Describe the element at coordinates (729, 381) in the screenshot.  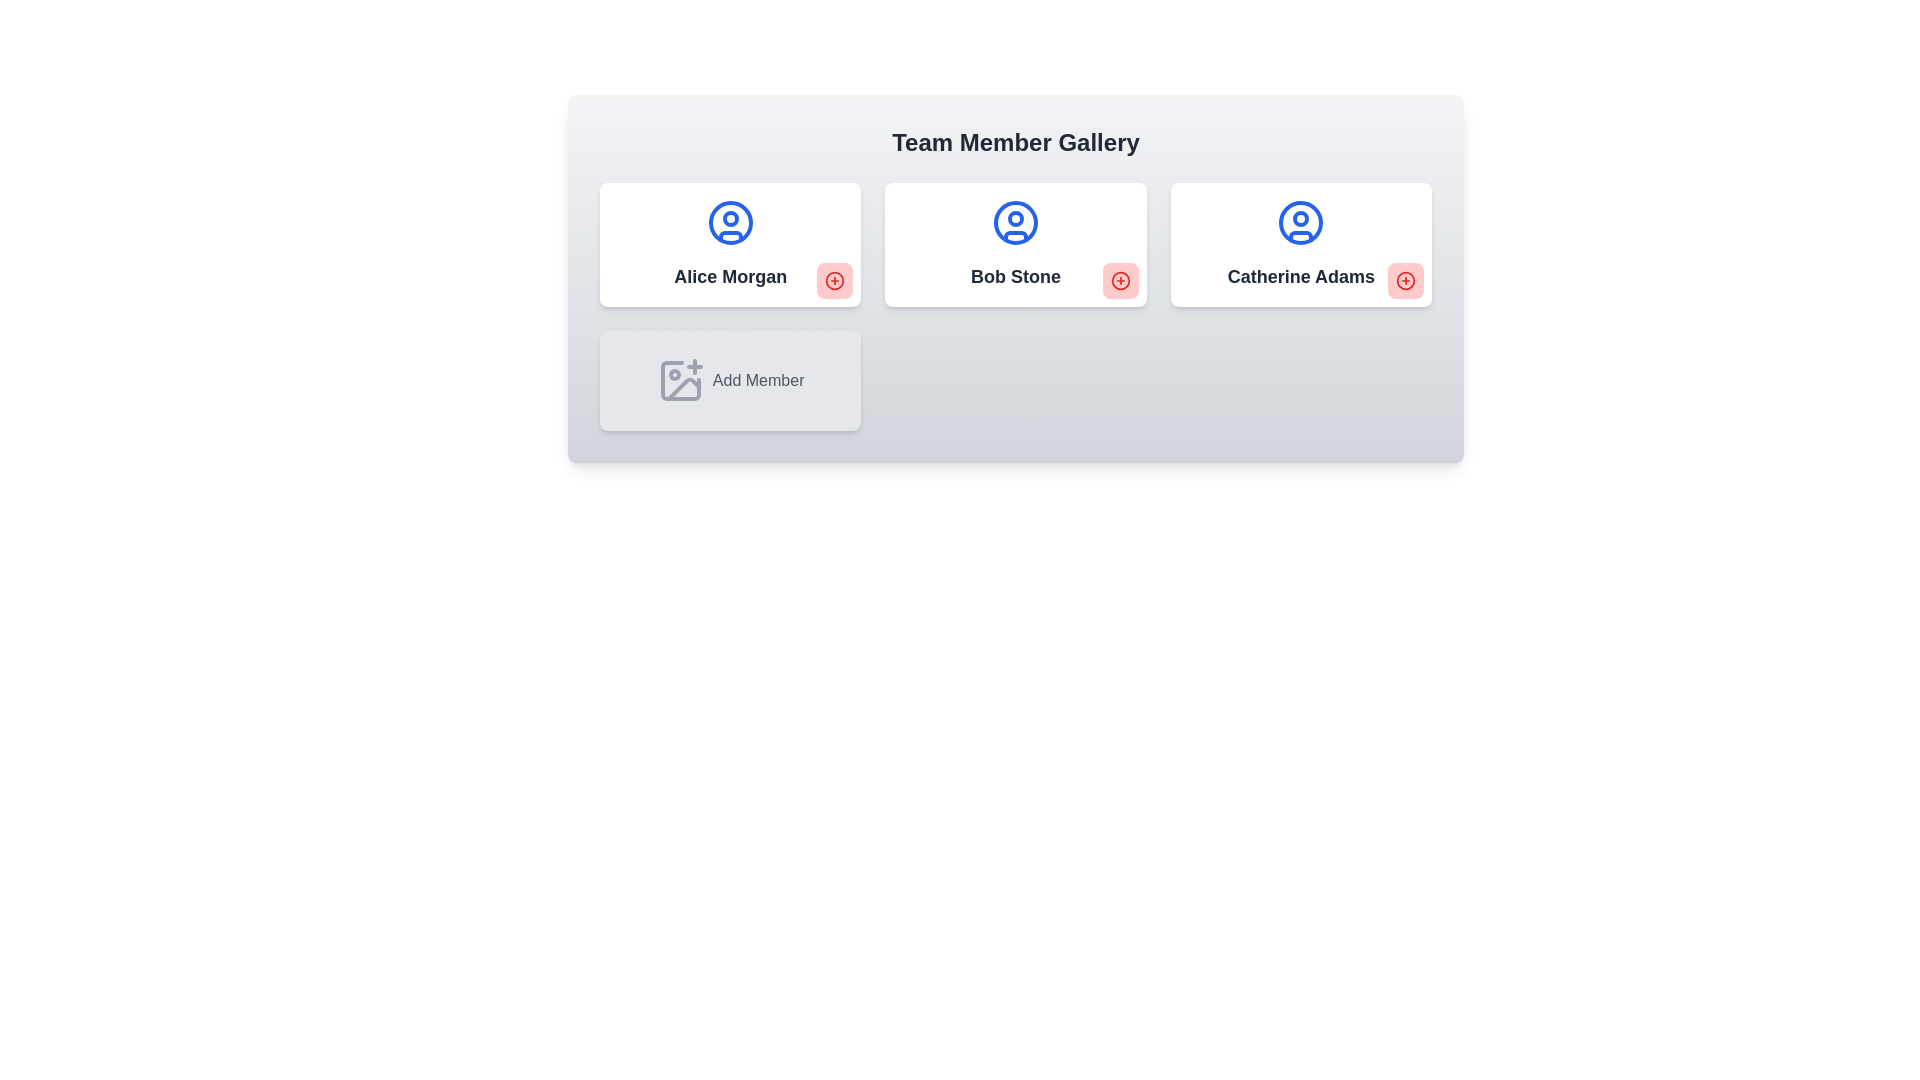
I see `the Add Member button located in the bottom-left corner of the interface` at that location.